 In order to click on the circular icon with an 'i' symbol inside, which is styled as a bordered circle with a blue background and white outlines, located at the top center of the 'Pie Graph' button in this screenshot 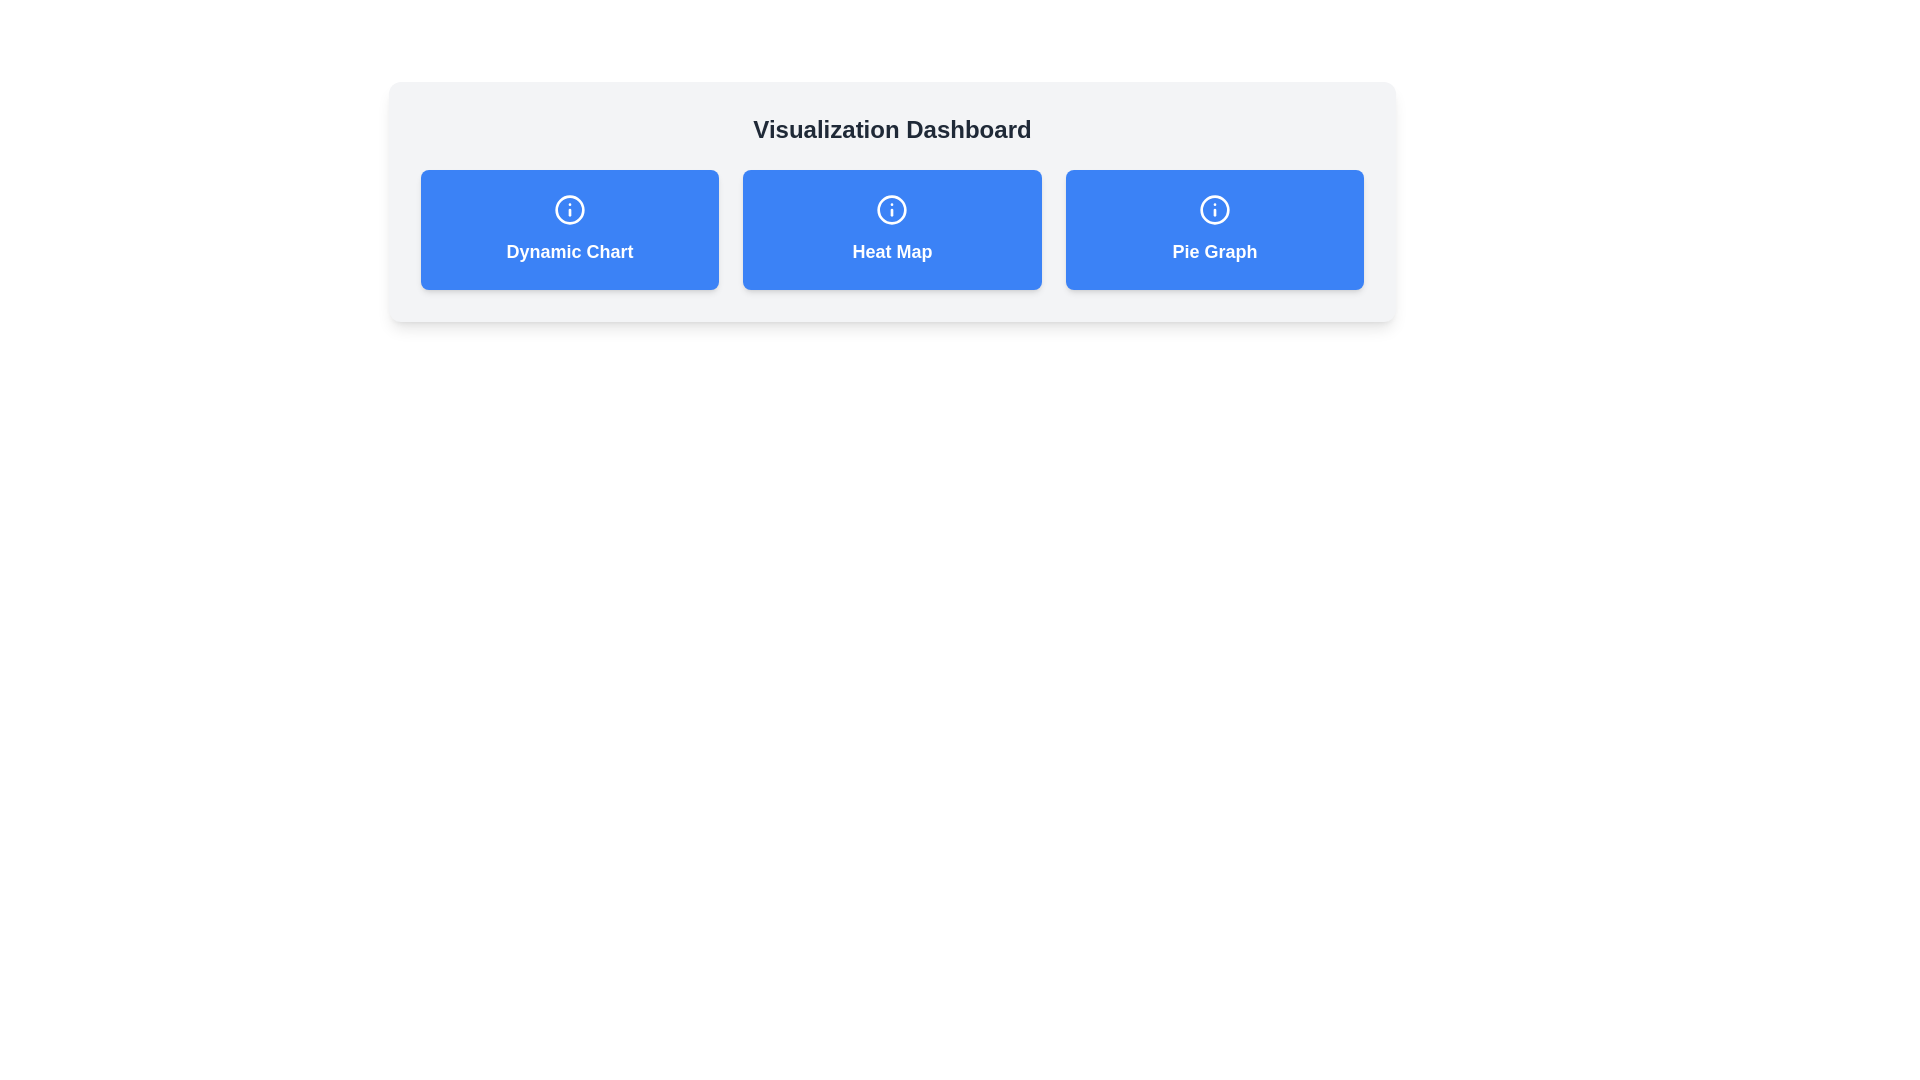, I will do `click(1213, 209)`.